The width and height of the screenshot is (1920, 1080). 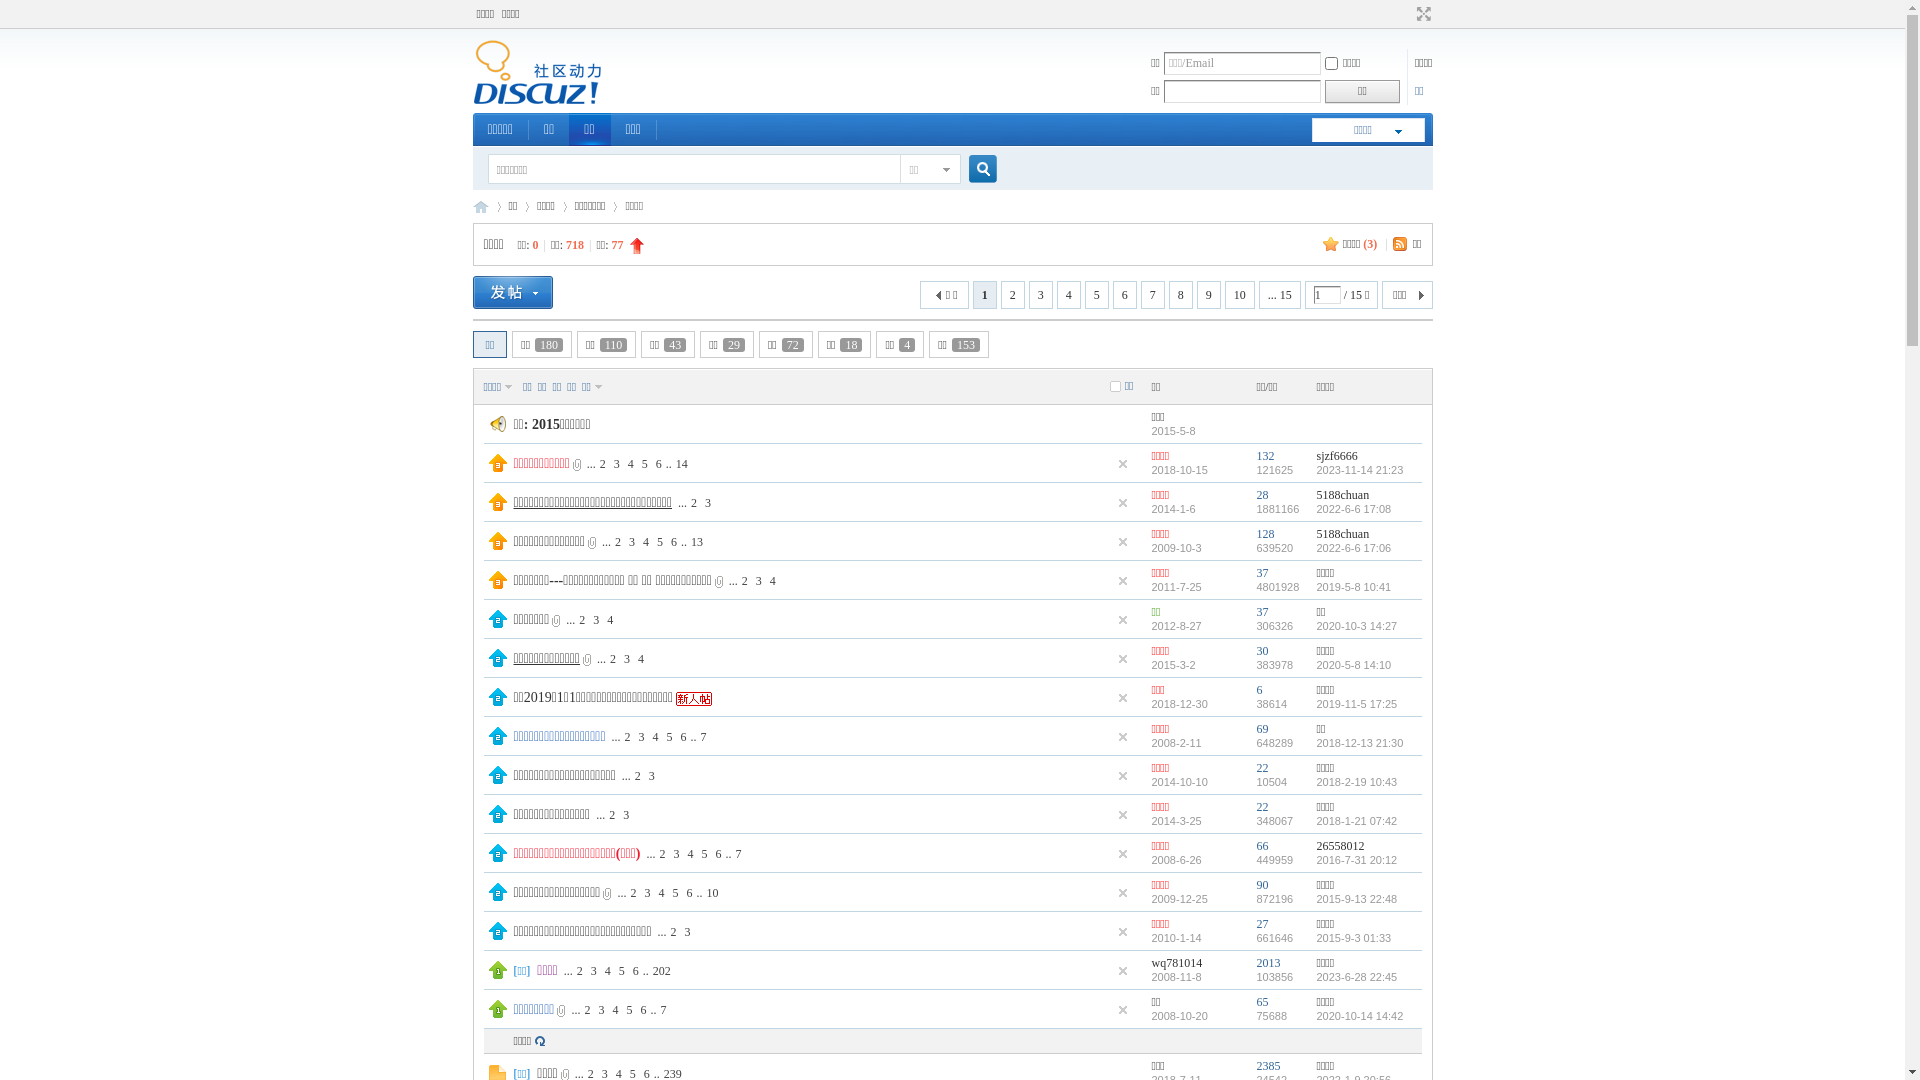 What do you see at coordinates (607, 970) in the screenshot?
I see `'4'` at bounding box center [607, 970].